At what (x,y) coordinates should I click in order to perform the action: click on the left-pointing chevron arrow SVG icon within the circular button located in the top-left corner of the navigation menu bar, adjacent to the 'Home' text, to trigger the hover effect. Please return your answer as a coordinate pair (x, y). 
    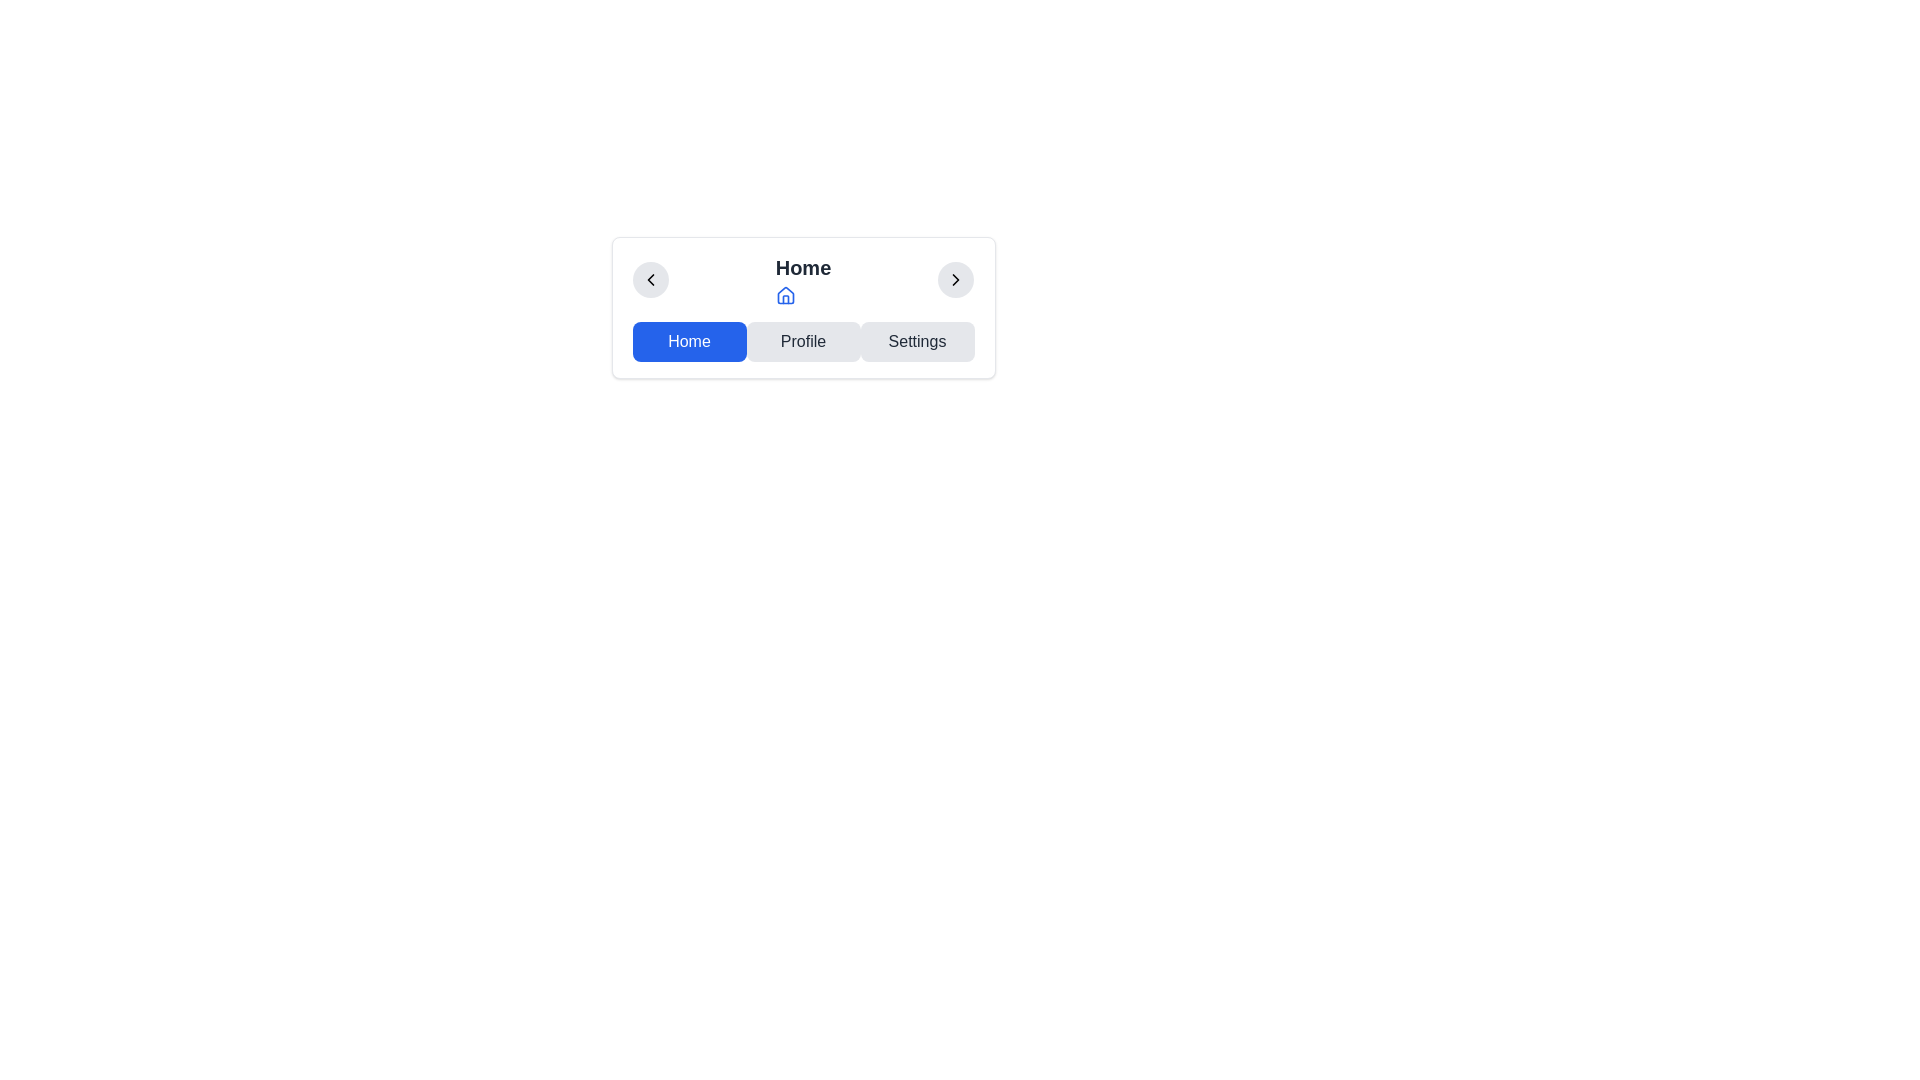
    Looking at the image, I should click on (650, 280).